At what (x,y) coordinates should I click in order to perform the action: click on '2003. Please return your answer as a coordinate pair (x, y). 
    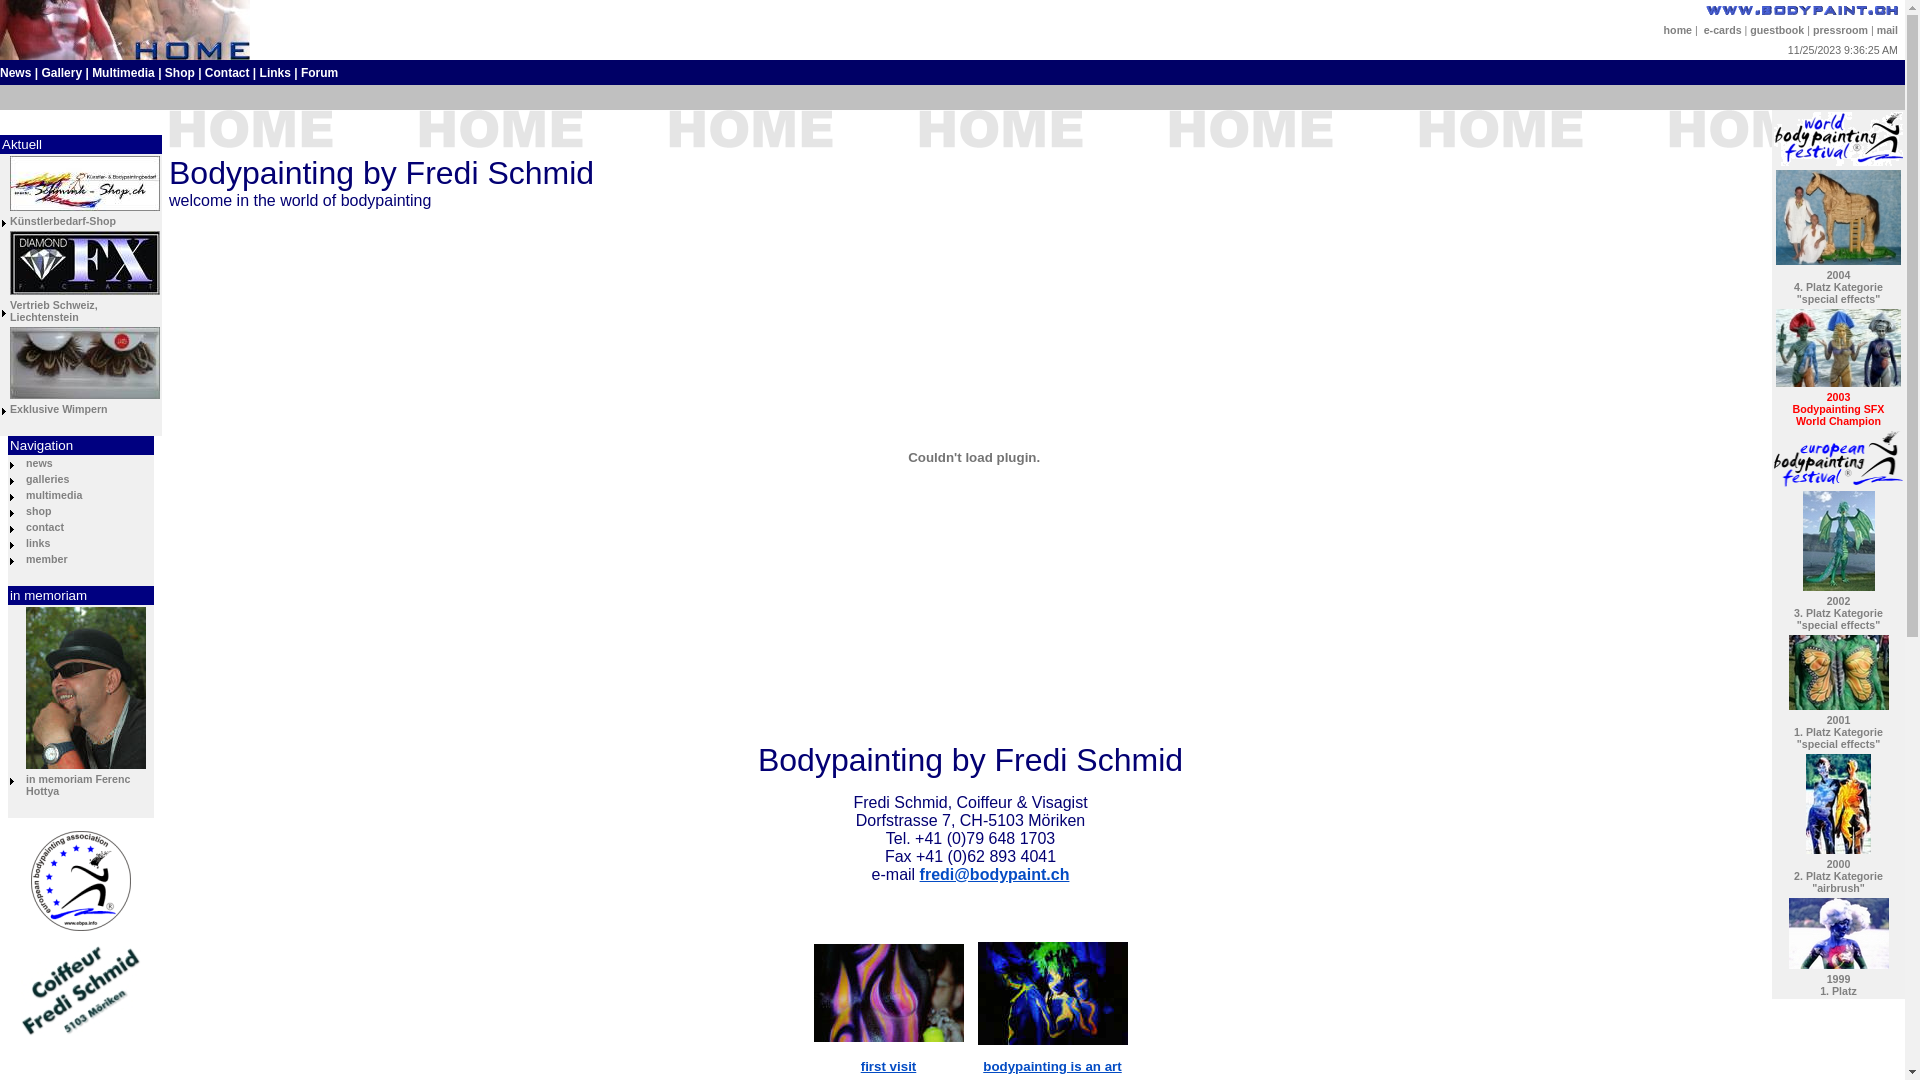
    Looking at the image, I should click on (1838, 407).